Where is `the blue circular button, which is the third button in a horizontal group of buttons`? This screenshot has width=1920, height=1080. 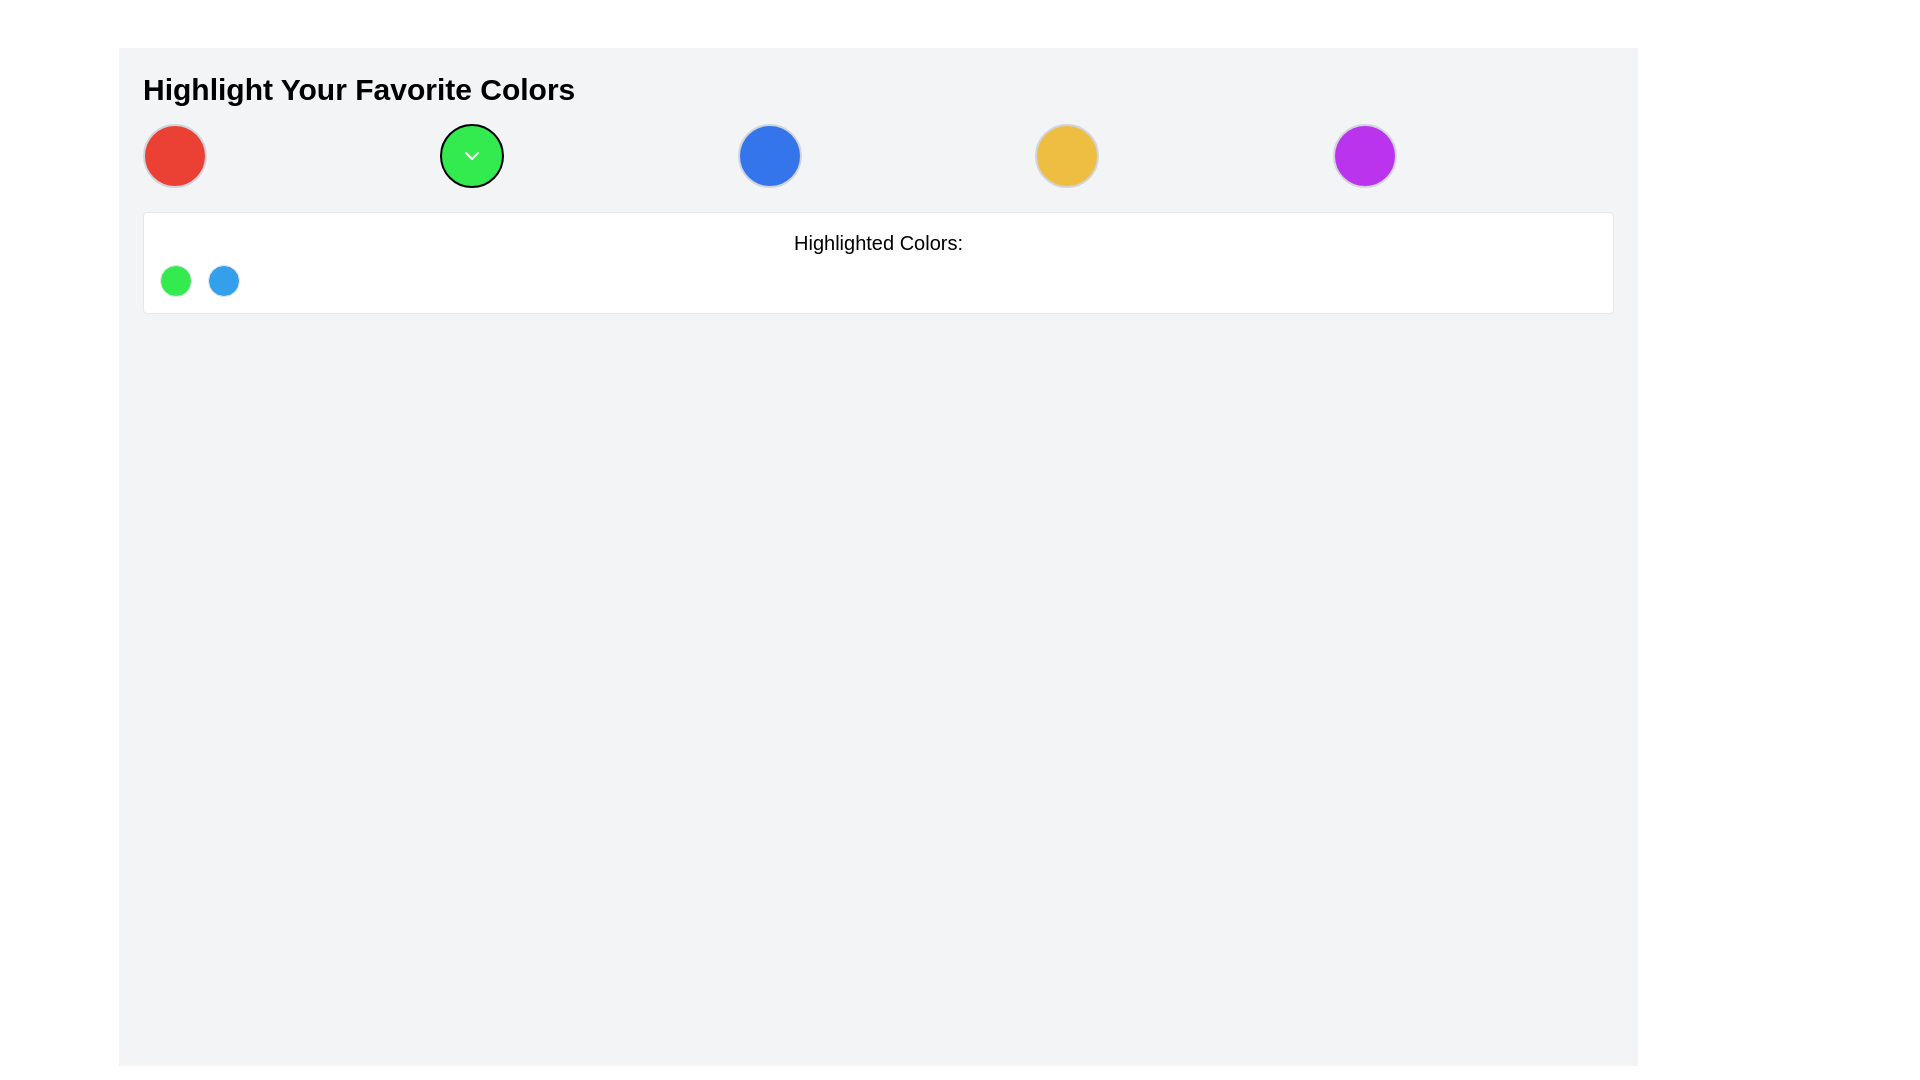 the blue circular button, which is the third button in a horizontal group of buttons is located at coordinates (768, 154).